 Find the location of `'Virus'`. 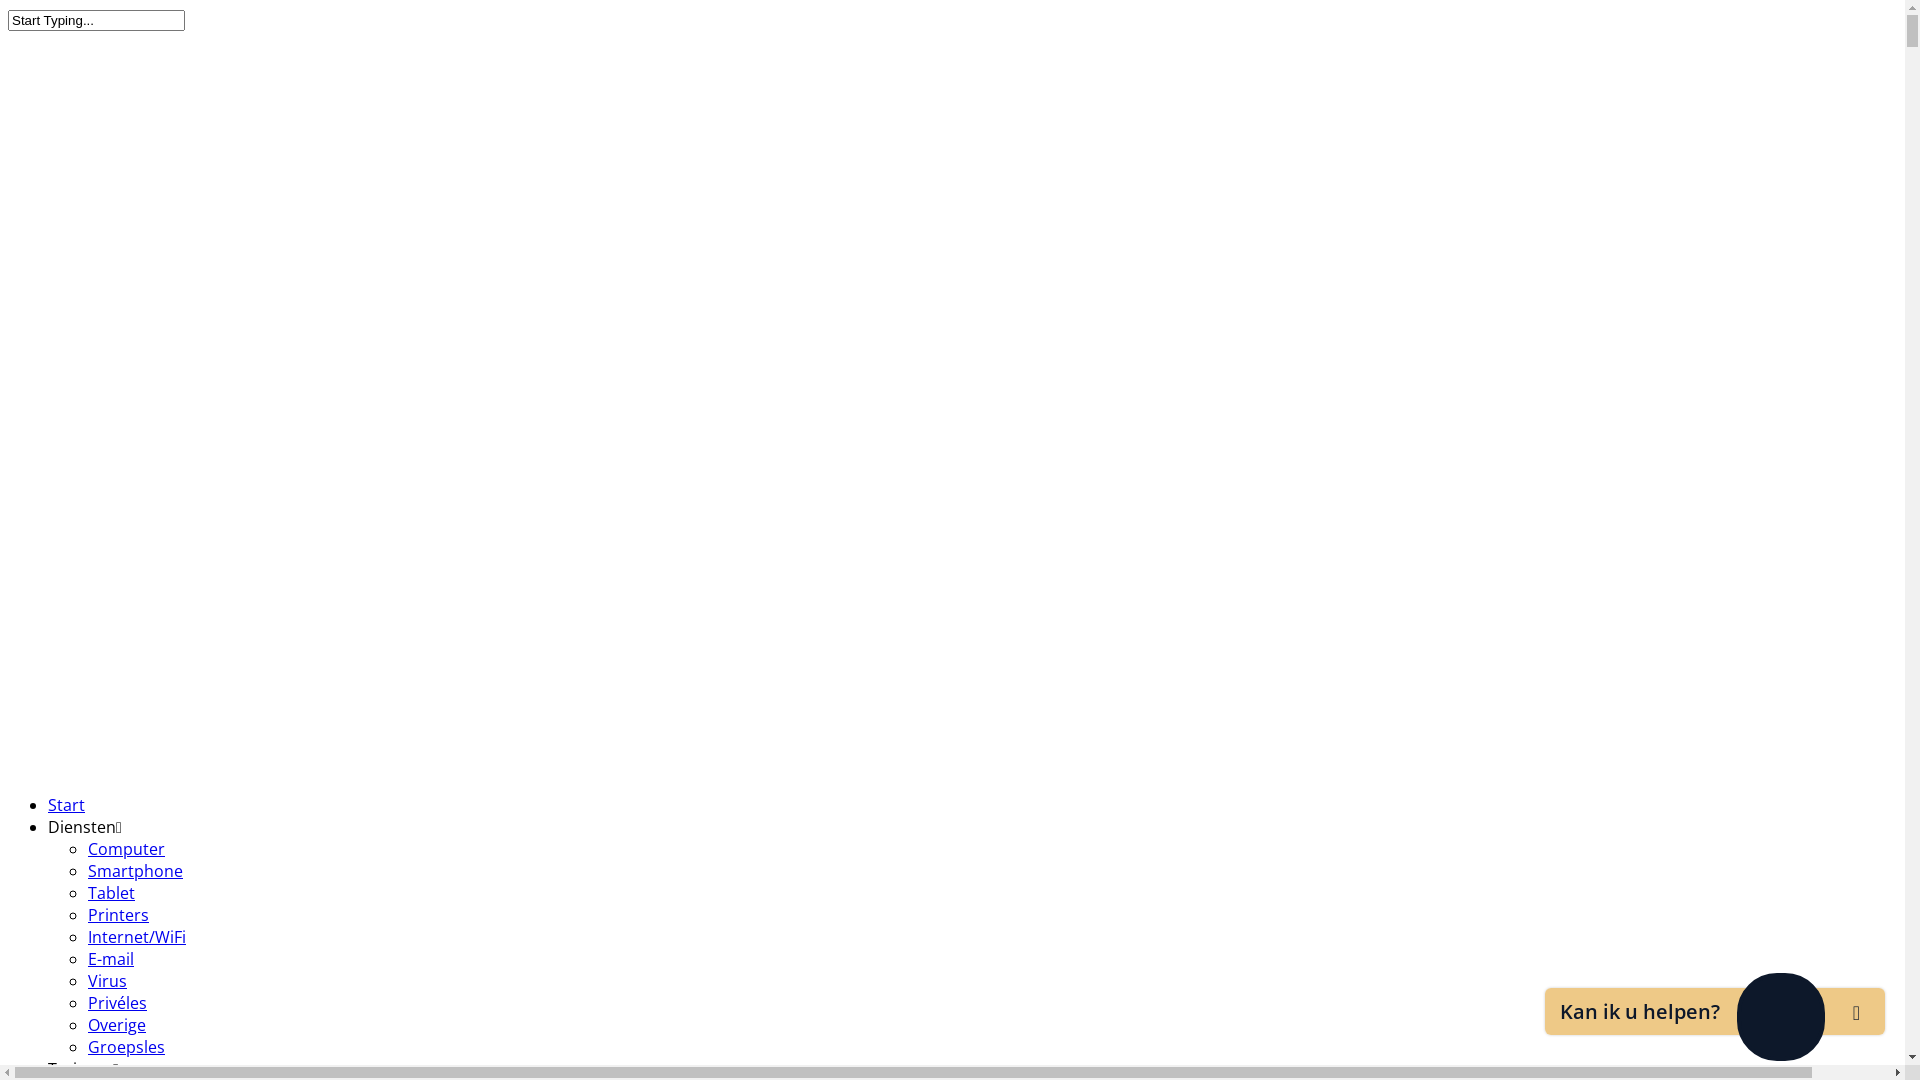

'Virus' is located at coordinates (86, 979).